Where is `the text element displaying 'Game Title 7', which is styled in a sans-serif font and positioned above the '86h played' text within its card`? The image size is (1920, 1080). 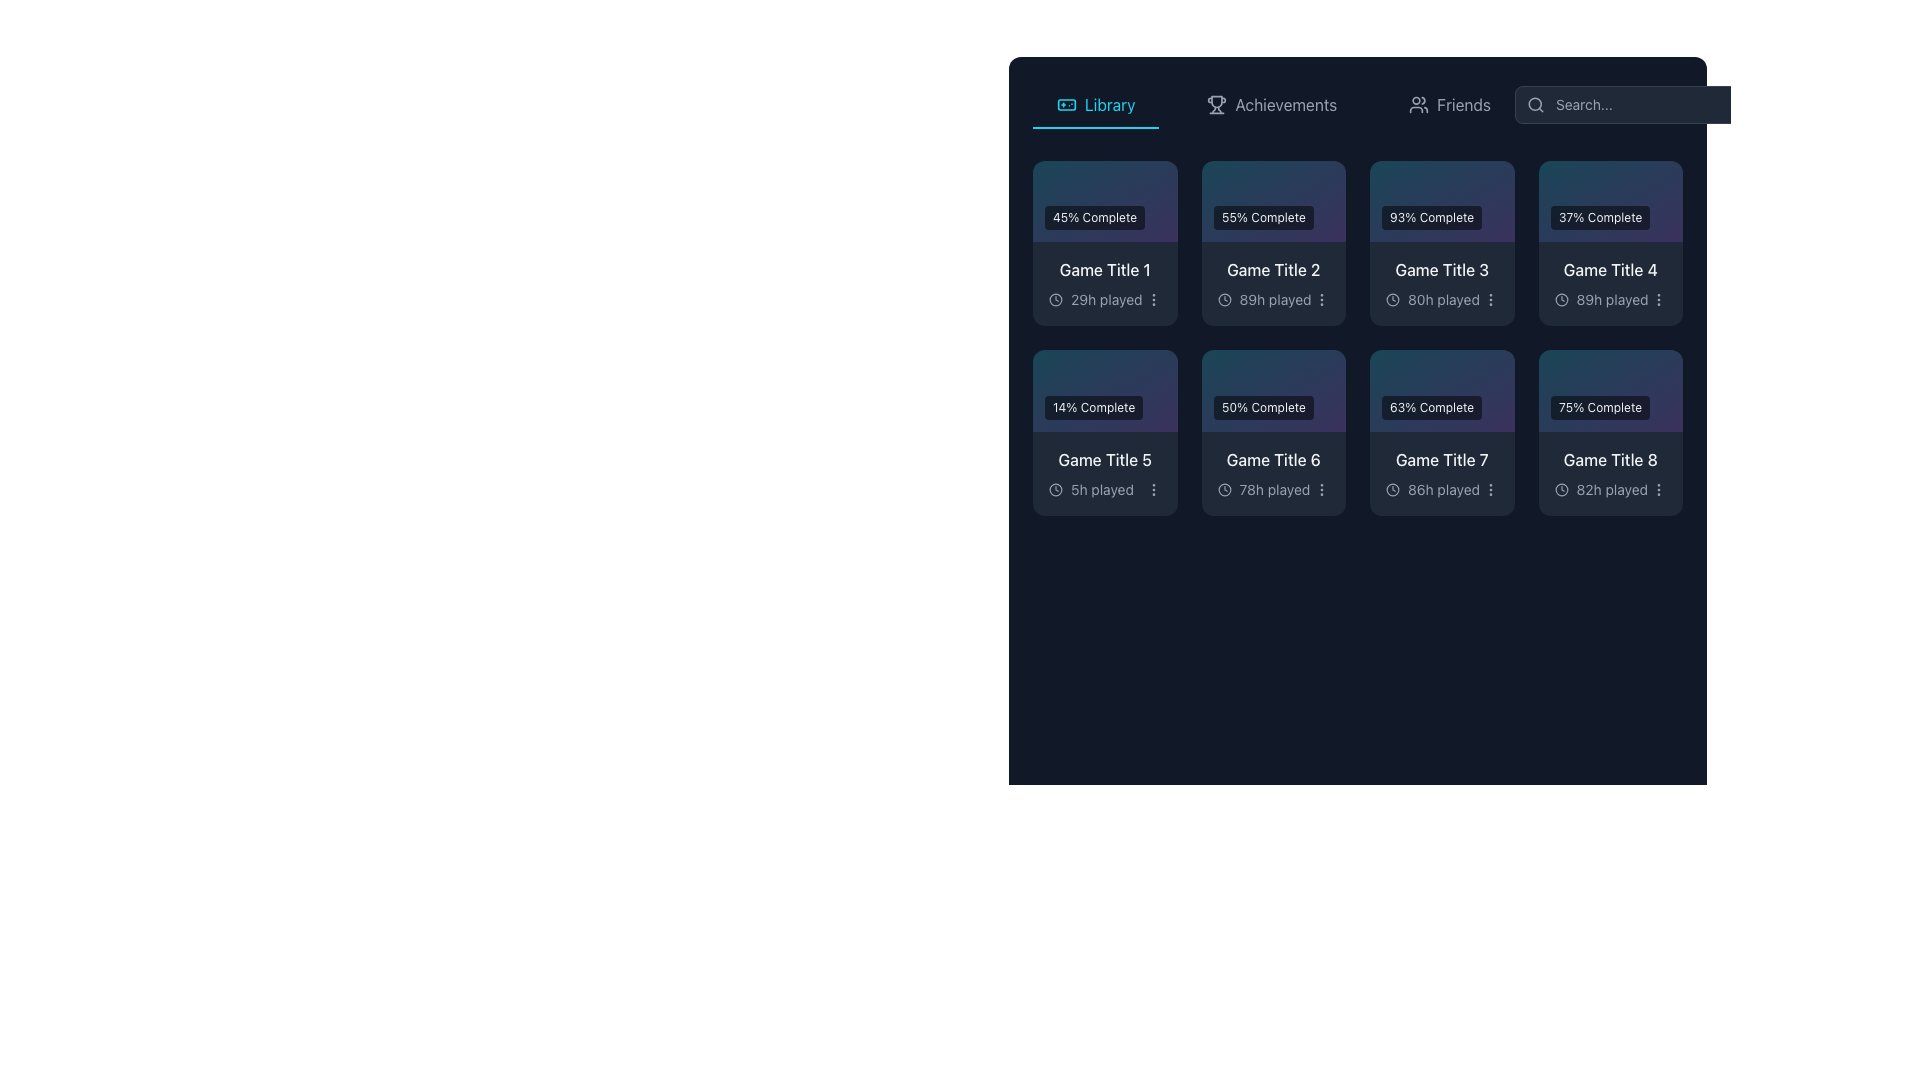 the text element displaying 'Game Title 7', which is styled in a sans-serif font and positioned above the '86h played' text within its card is located at coordinates (1442, 459).